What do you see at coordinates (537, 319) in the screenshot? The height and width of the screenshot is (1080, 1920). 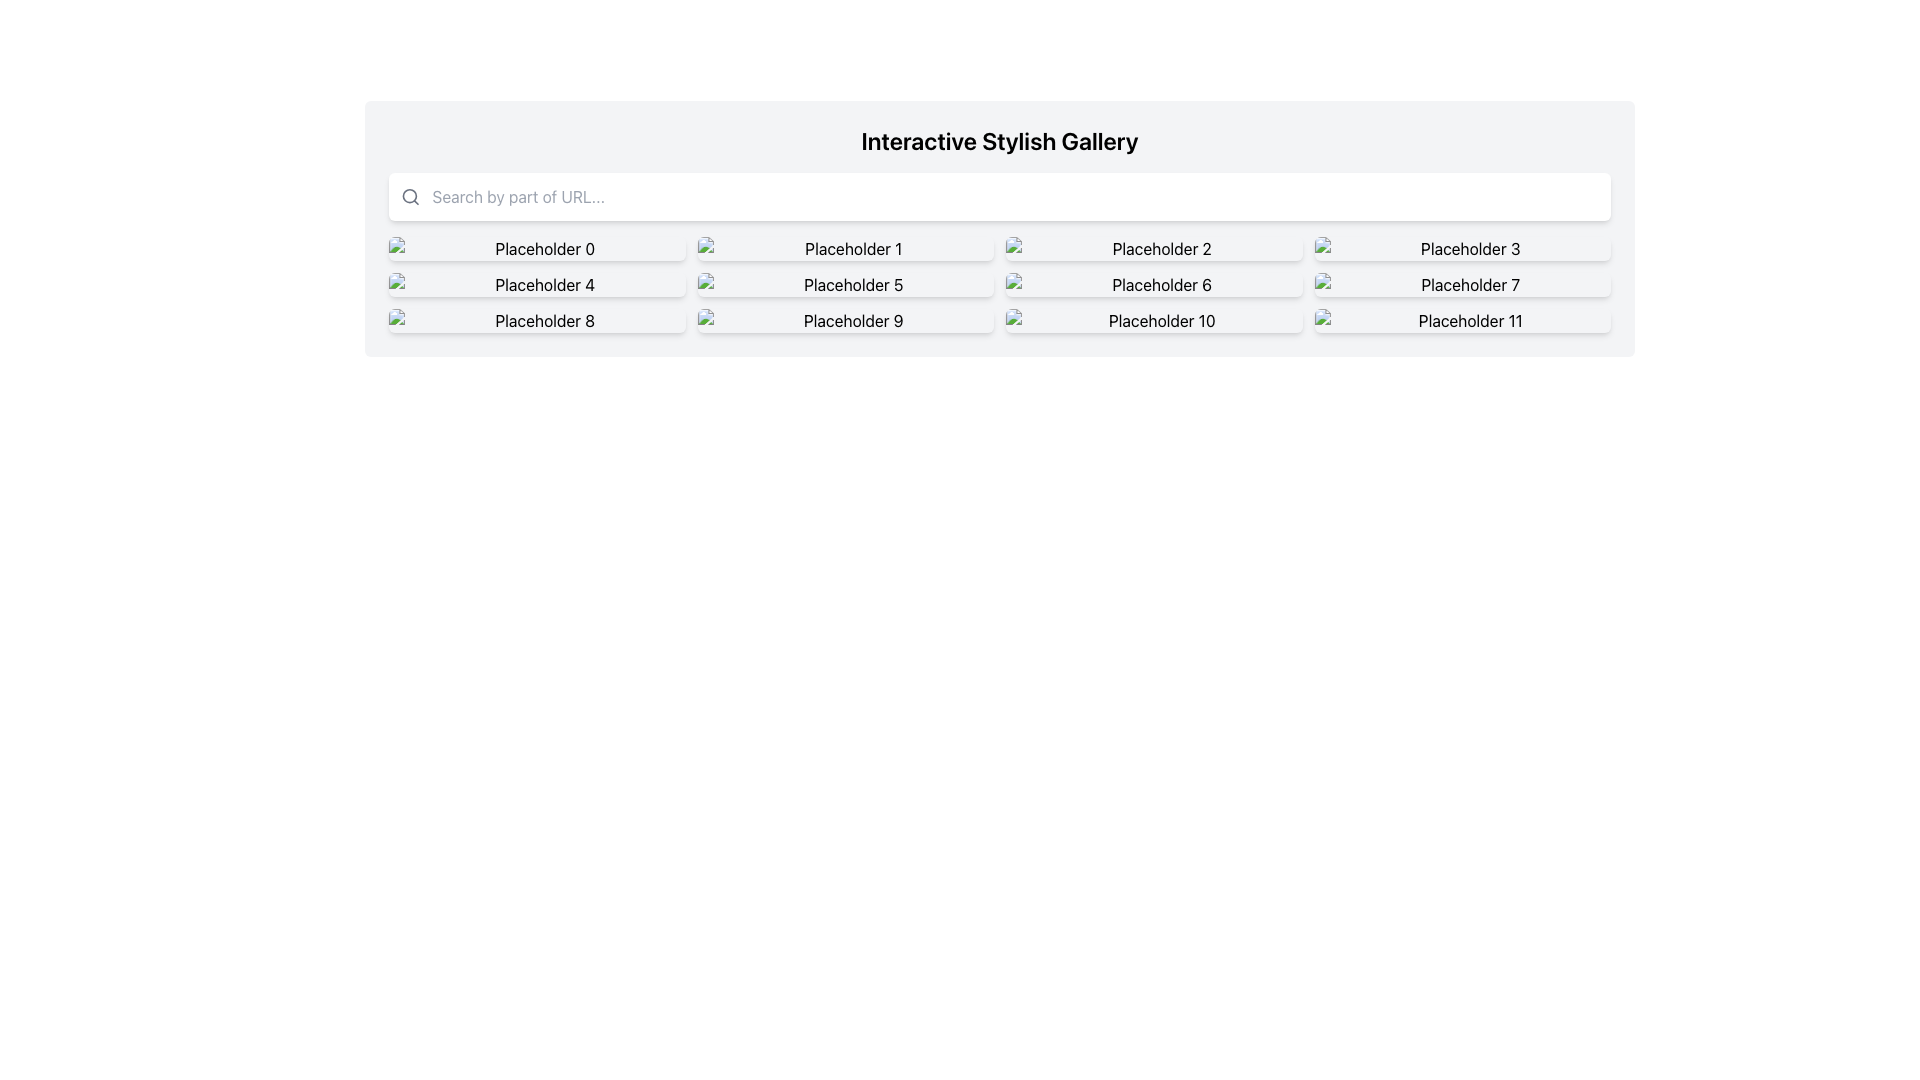 I see `the Dashboard Item labeled 'Placeholder 8', which features an image icon on the left and text styled in a standard sans-serif font, located in the third row, first column of the grid` at bounding box center [537, 319].